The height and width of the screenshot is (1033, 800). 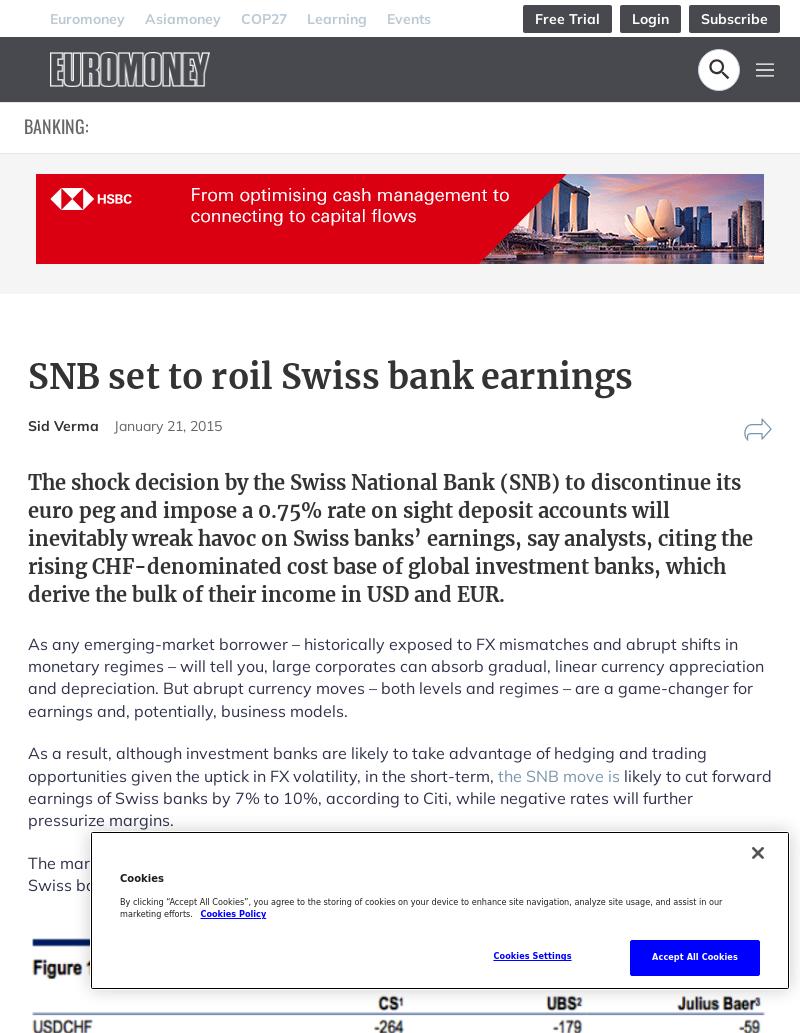 What do you see at coordinates (27, 872) in the screenshot?
I see `'The market certainly agrees, with the equivalent of $25 billion wiped off the shares of the big three Swiss banks – Credit Suisse, UBS and Julius Baer – since the SNB’s decision last week.'` at bounding box center [27, 872].